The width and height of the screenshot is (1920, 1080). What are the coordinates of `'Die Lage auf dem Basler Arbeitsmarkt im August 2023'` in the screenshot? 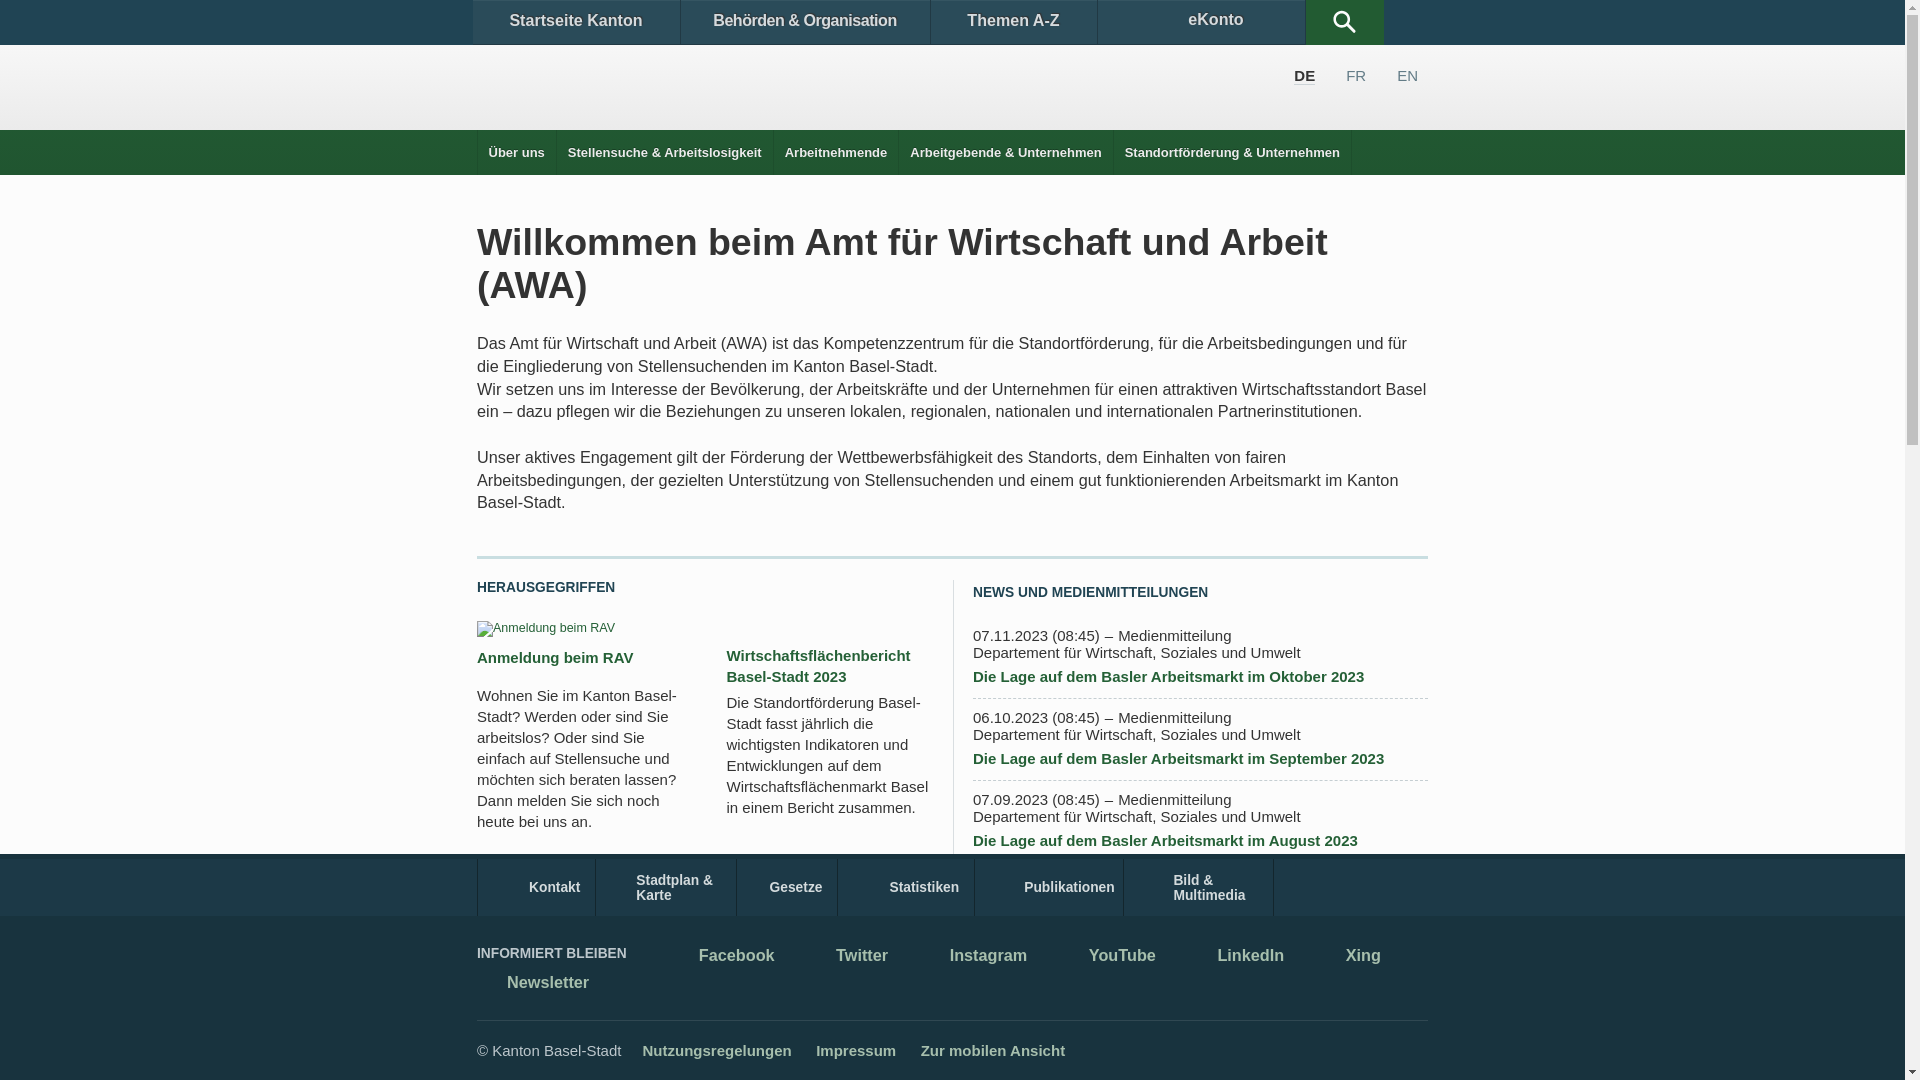 It's located at (1165, 840).